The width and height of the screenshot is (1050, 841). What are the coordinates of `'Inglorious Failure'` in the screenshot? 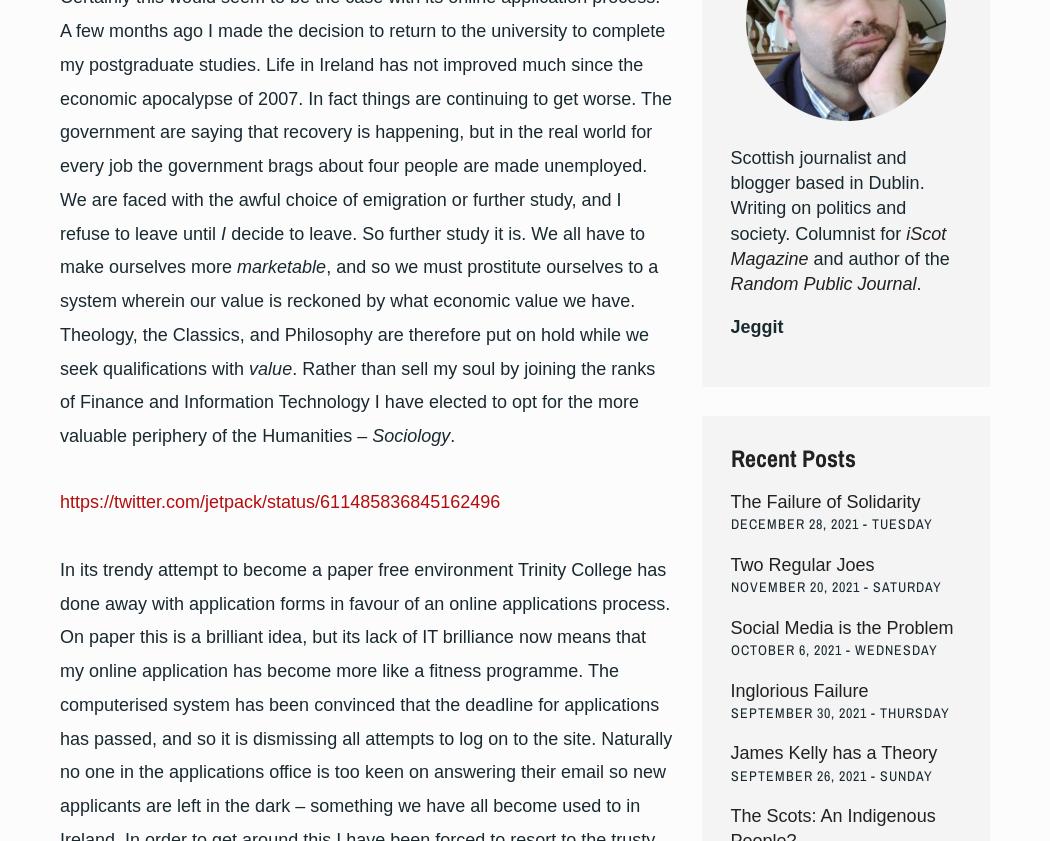 It's located at (798, 690).